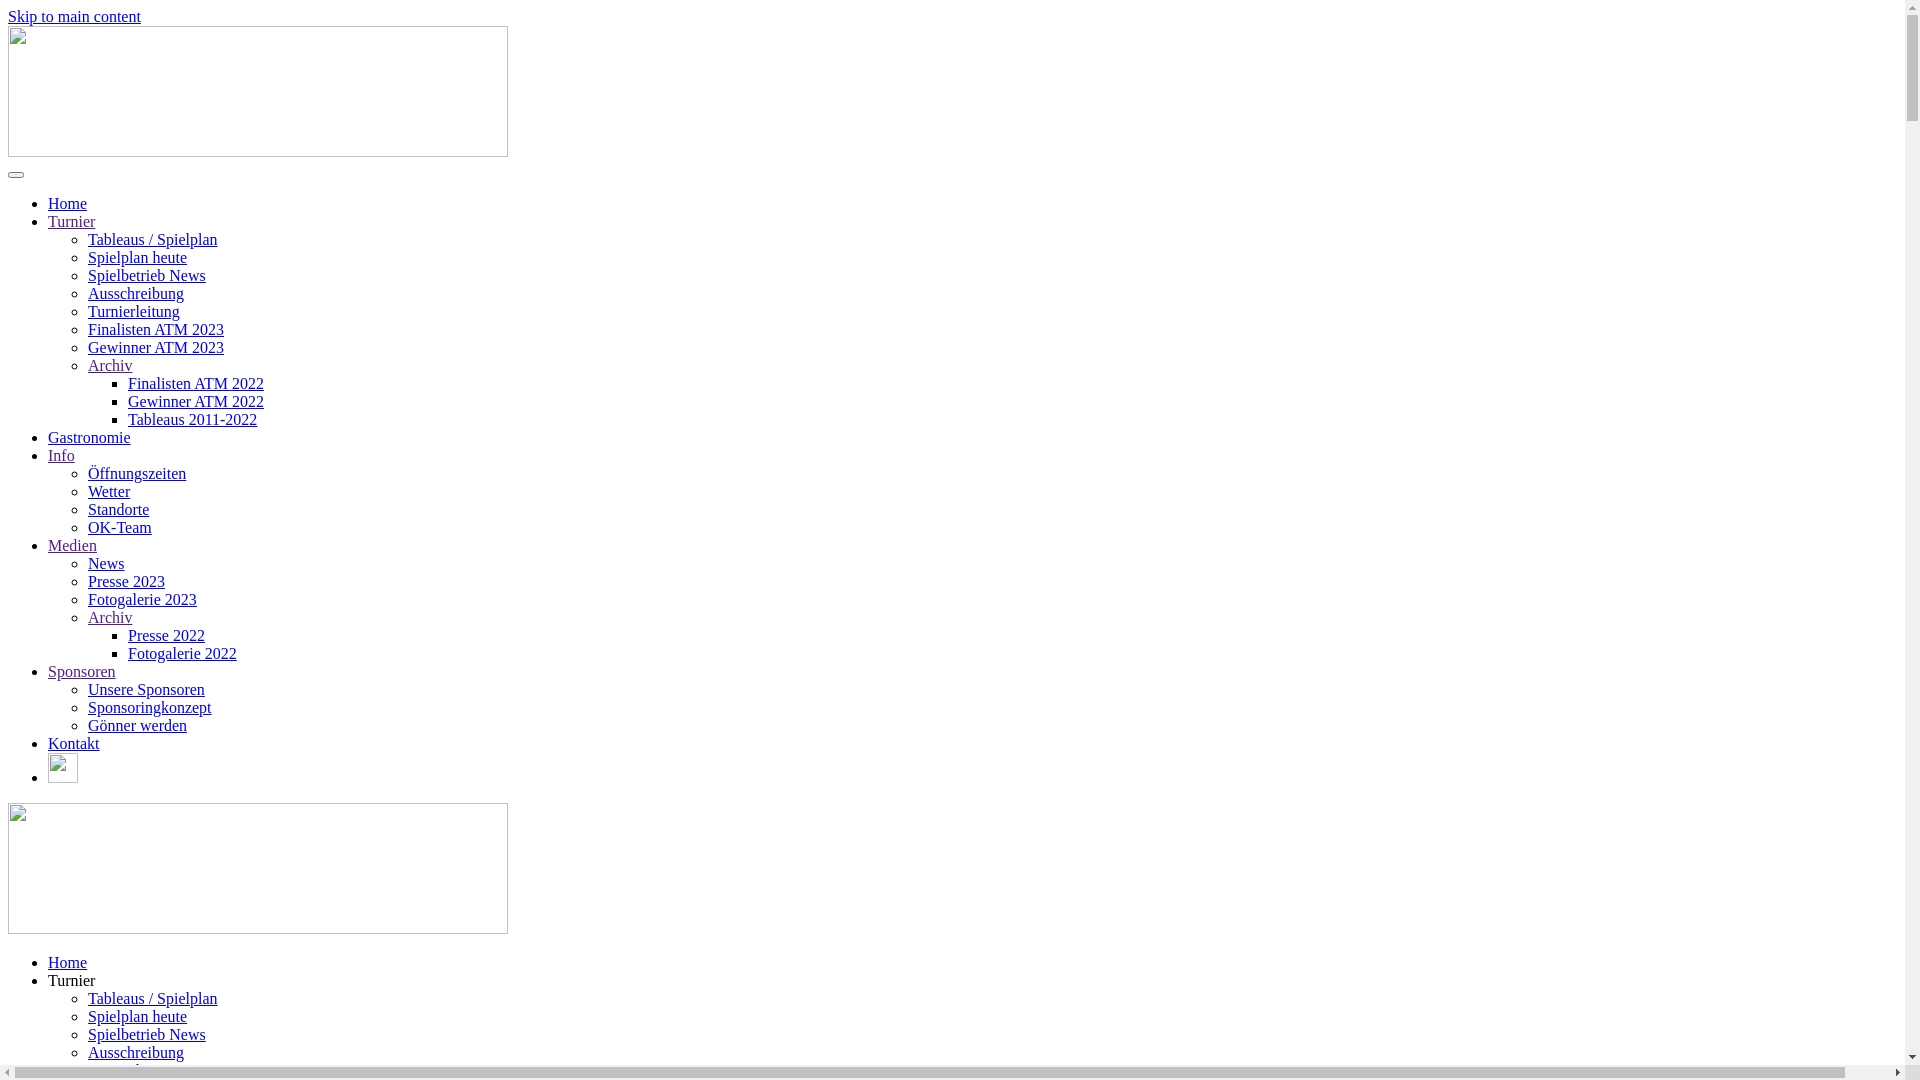 This screenshot has height=1080, width=1920. Describe the element at coordinates (119, 526) in the screenshot. I see `'OK-Team'` at that location.